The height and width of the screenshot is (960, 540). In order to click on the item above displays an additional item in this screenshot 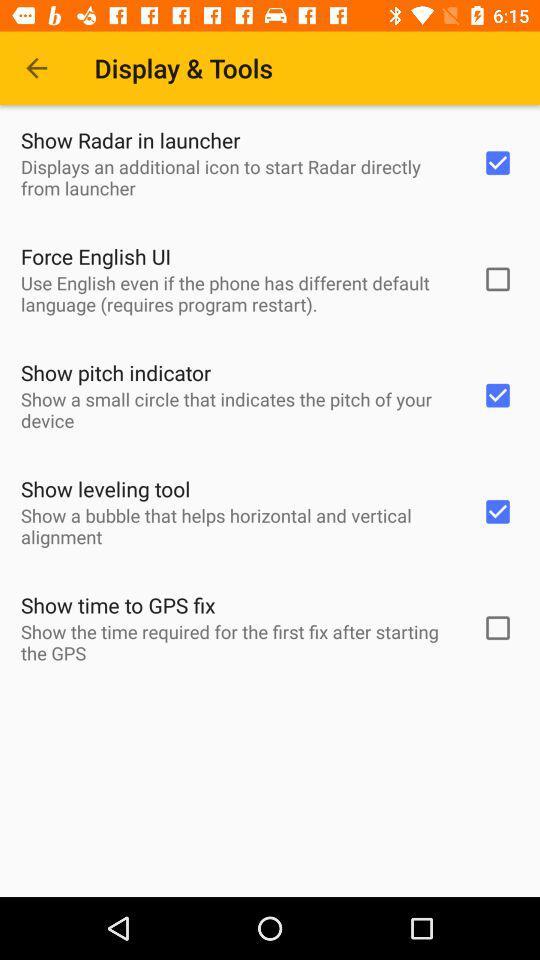, I will do `click(130, 139)`.